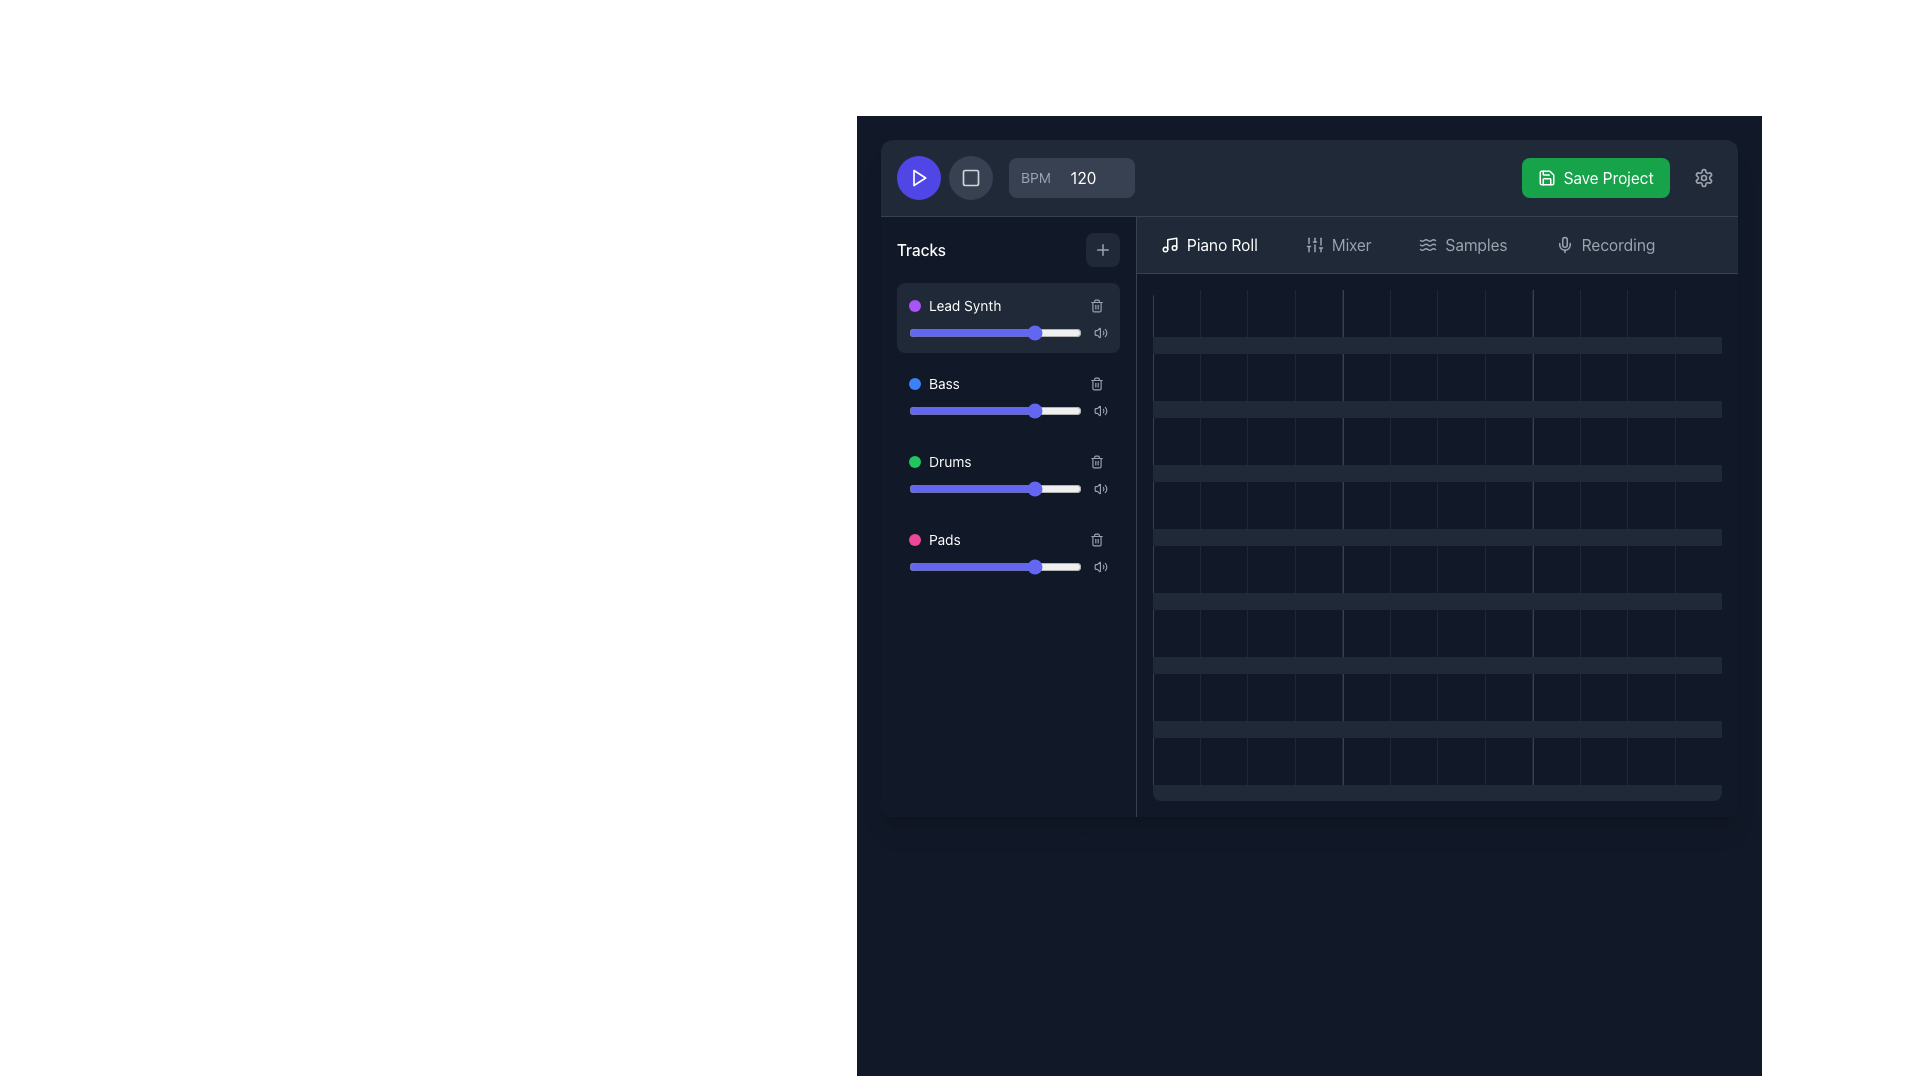  What do you see at coordinates (1059, 462) in the screenshot?
I see `the volume for the 'Drums' track` at bounding box center [1059, 462].